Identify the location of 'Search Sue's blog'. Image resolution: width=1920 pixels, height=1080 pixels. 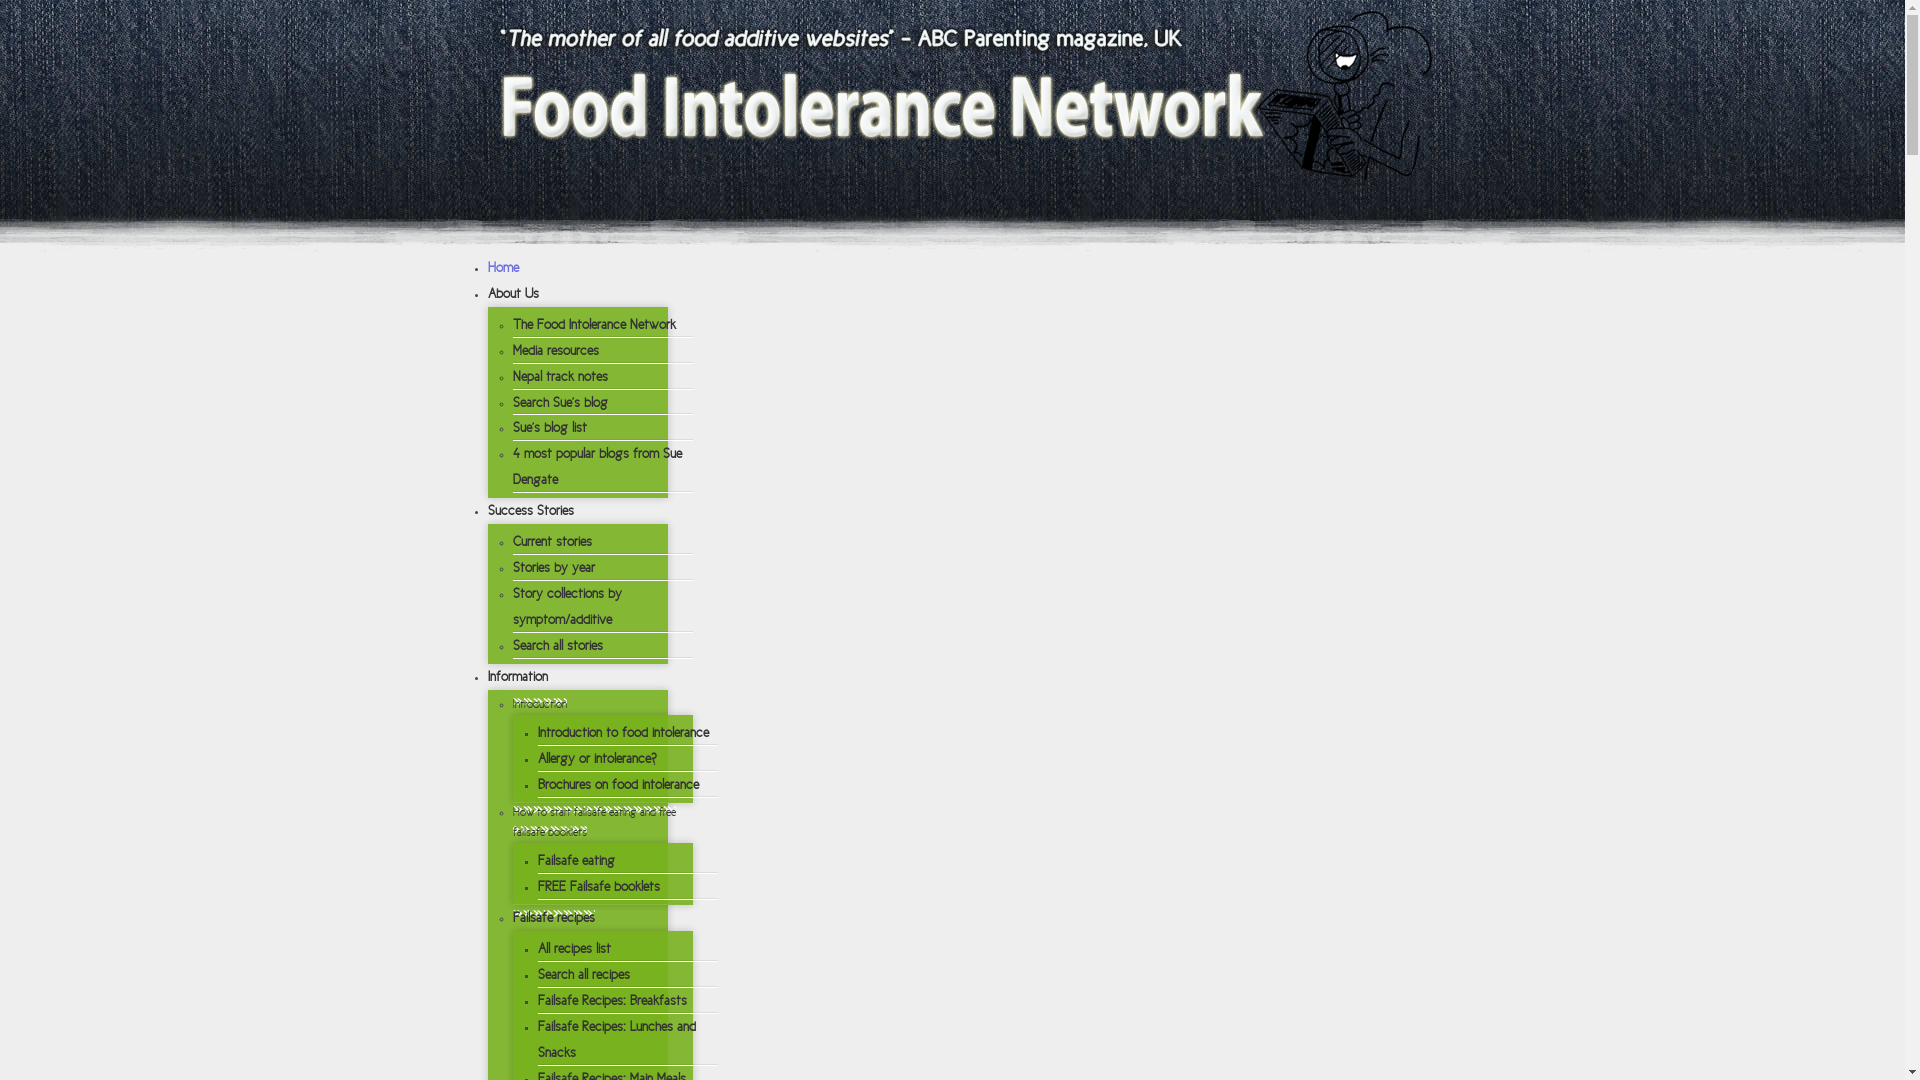
(559, 402).